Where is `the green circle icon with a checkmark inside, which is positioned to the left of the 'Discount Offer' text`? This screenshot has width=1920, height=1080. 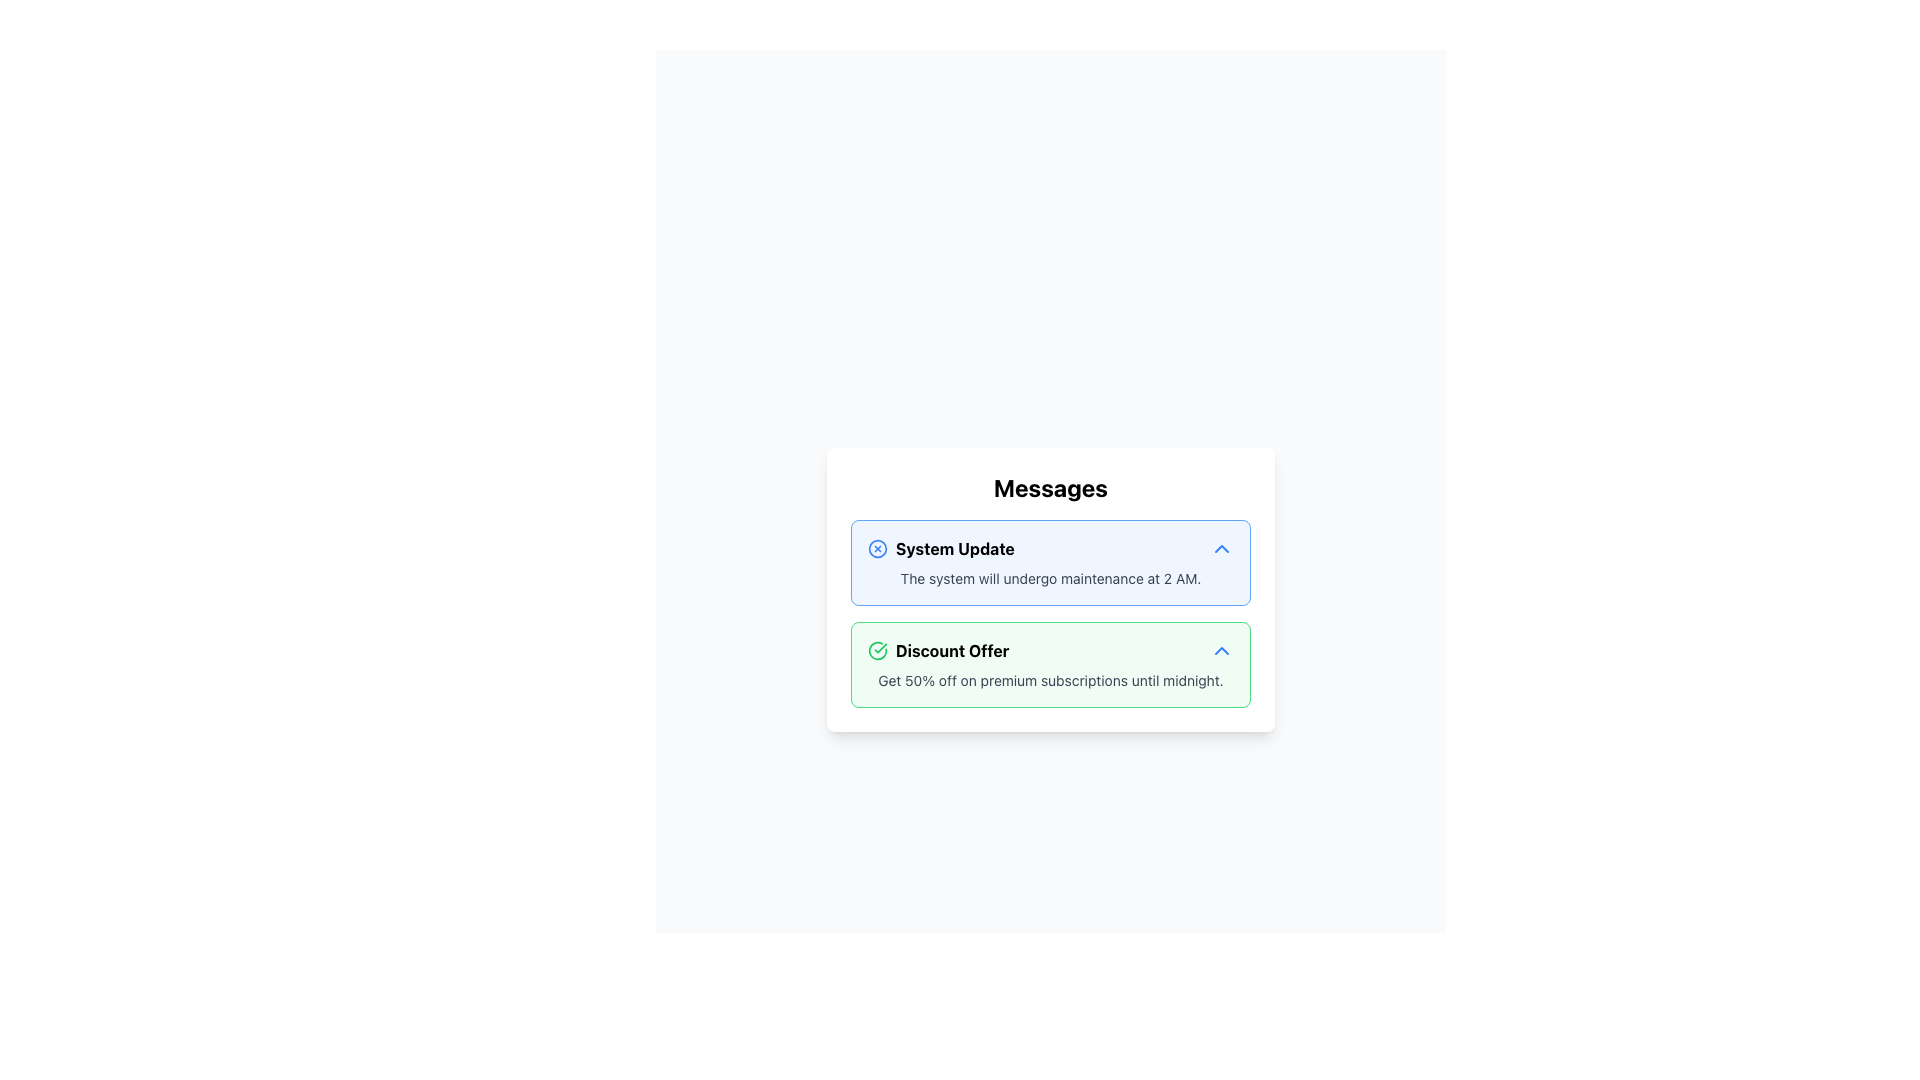 the green circle icon with a checkmark inside, which is positioned to the left of the 'Discount Offer' text is located at coordinates (878, 651).